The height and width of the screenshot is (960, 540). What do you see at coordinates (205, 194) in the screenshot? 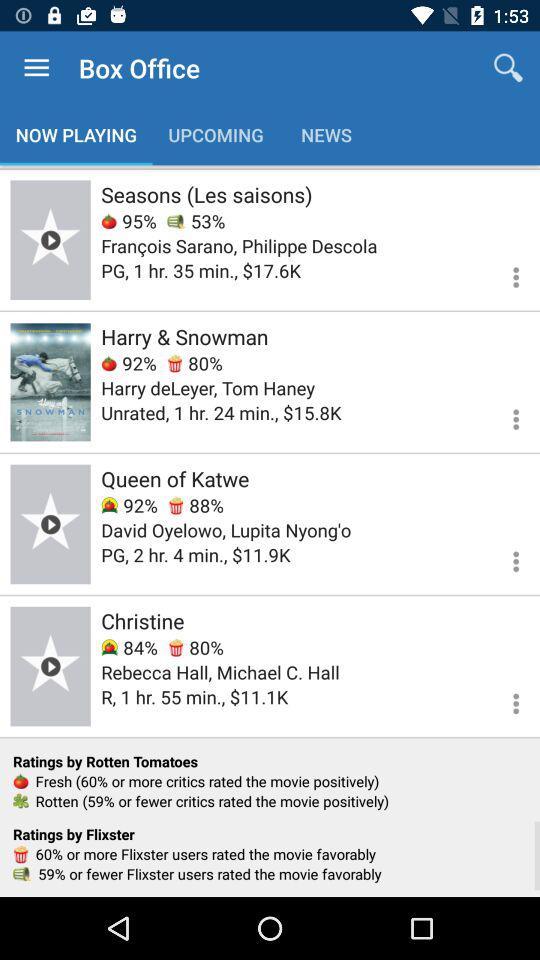
I see `seasons (les saisons) item` at bounding box center [205, 194].